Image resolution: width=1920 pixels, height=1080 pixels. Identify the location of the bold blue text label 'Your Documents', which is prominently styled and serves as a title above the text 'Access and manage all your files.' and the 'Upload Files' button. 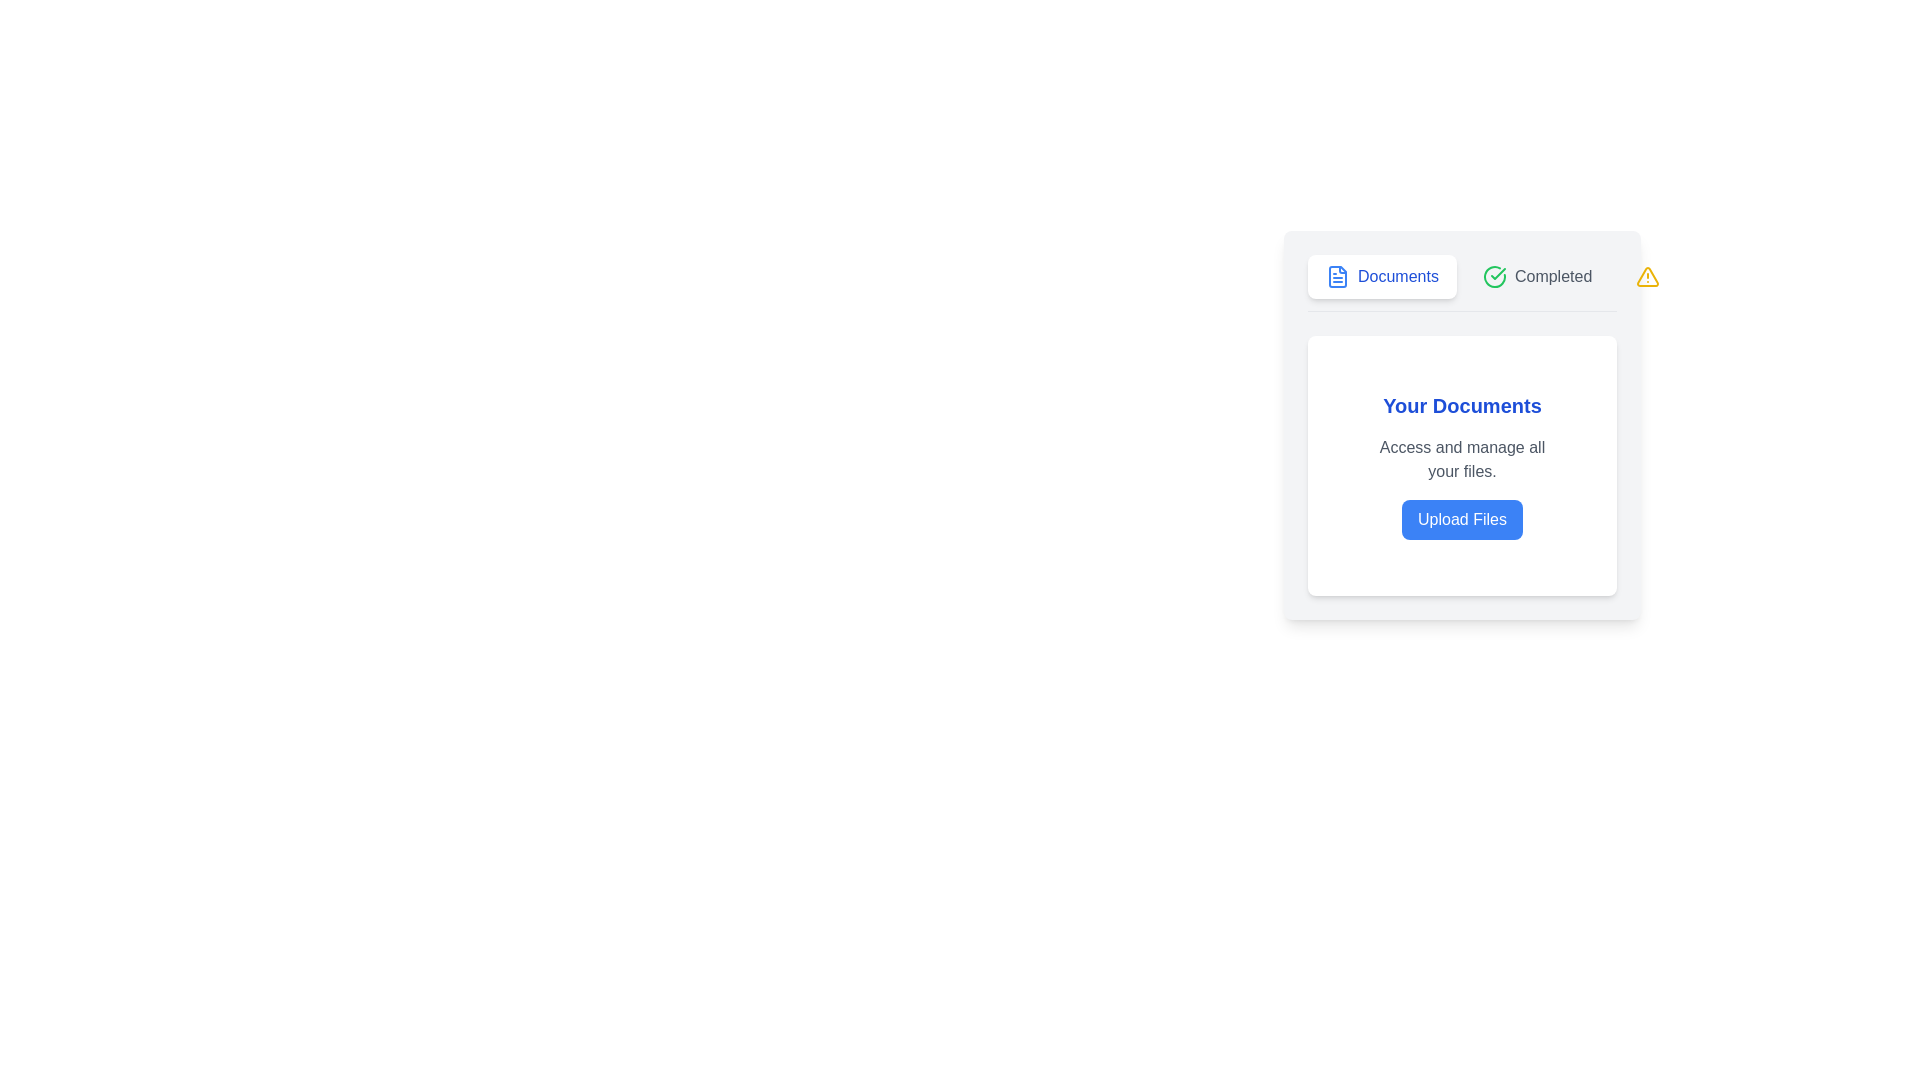
(1462, 405).